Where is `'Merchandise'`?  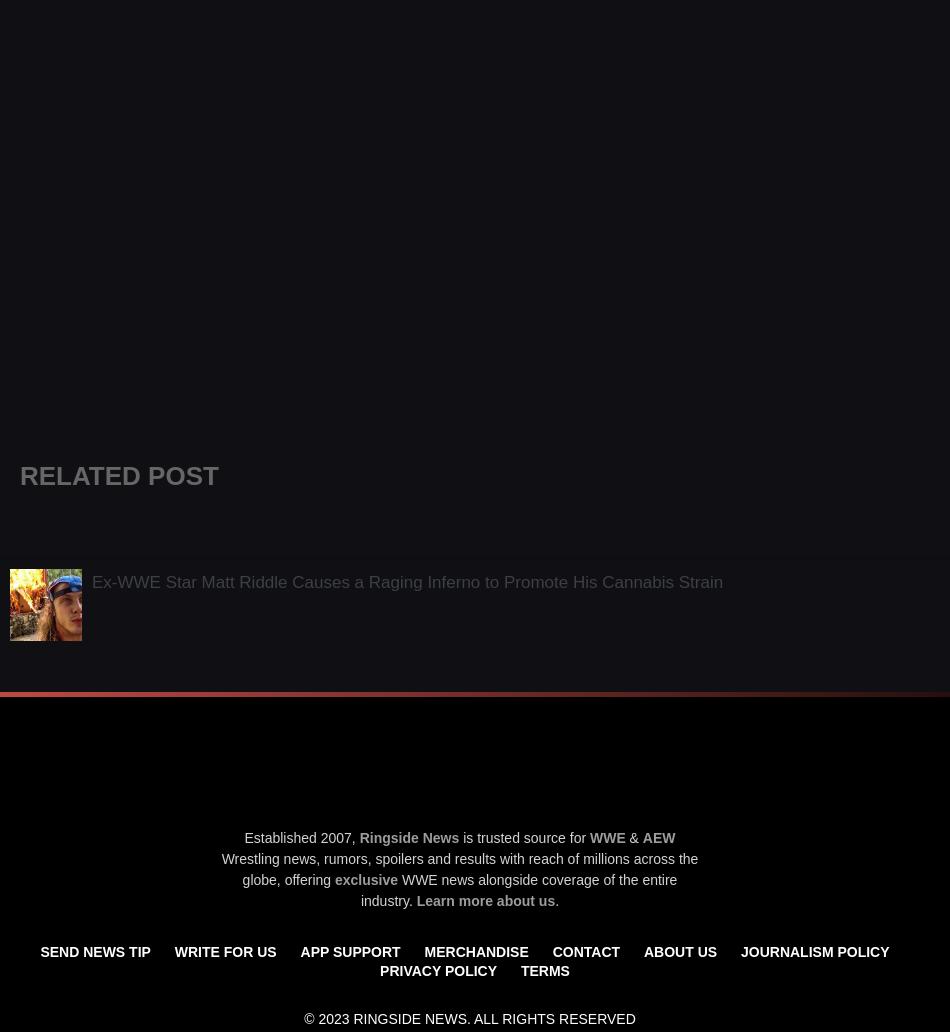
'Merchandise' is located at coordinates (476, 949).